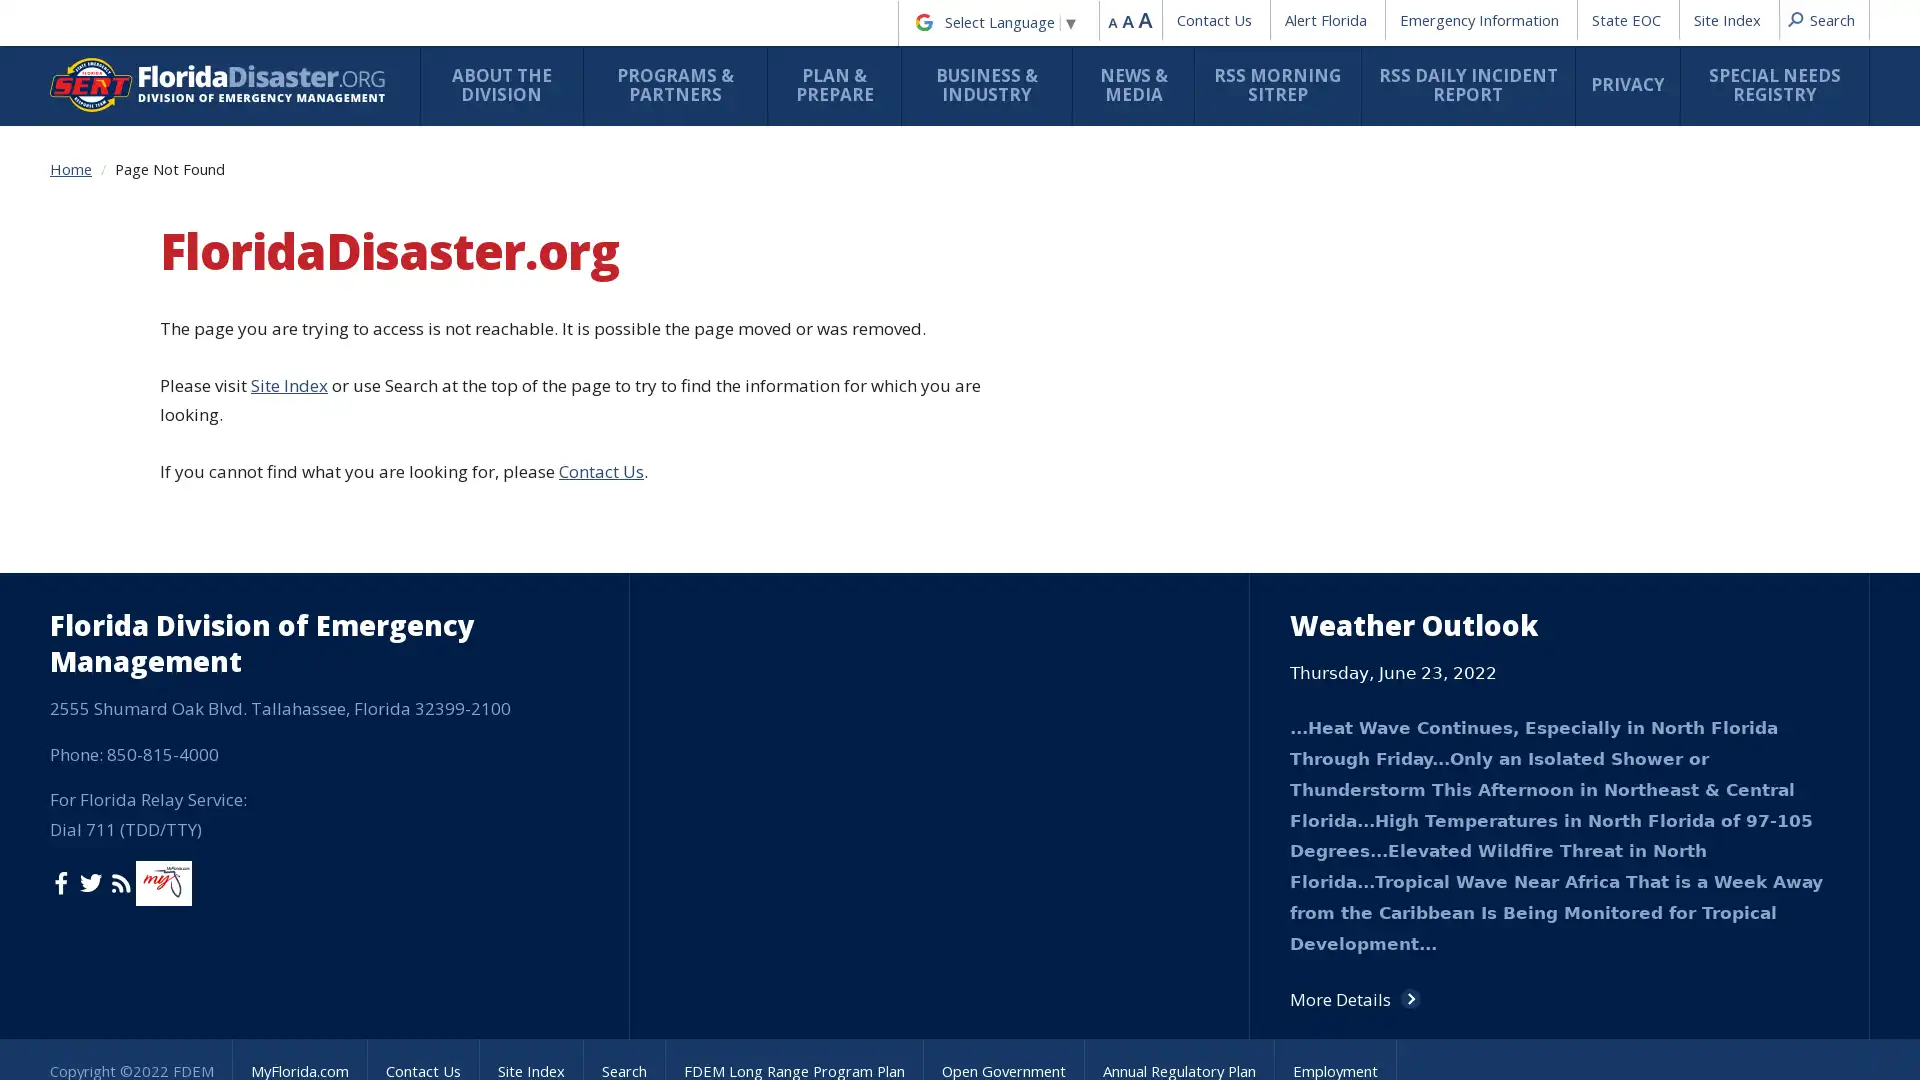 The height and width of the screenshot is (1080, 1920). Describe the element at coordinates (801, 561) in the screenshot. I see `Toggle More` at that location.